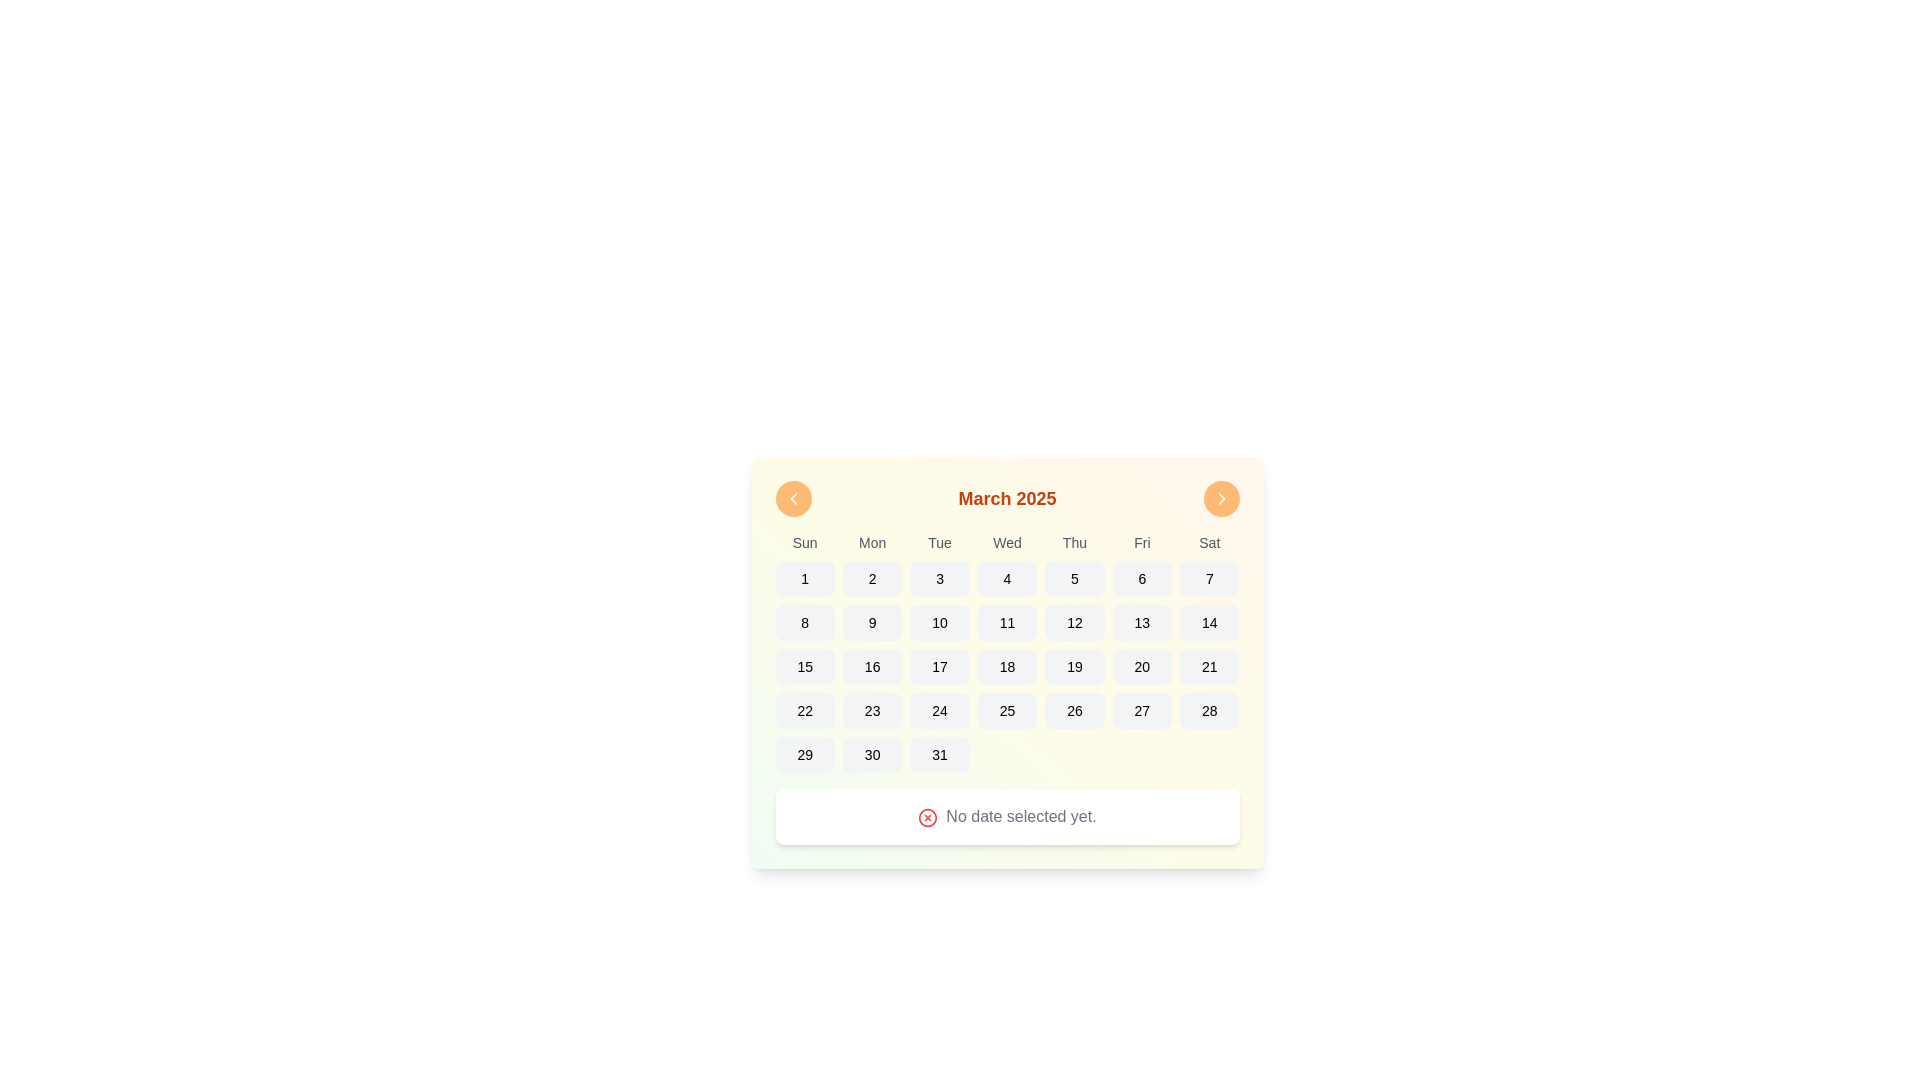 The image size is (1920, 1080). What do you see at coordinates (805, 543) in the screenshot?
I see `the text label indicating the abbreviation for Sunday, which is located at the top left of the calendar interface in the header row of day abbreviations` at bounding box center [805, 543].